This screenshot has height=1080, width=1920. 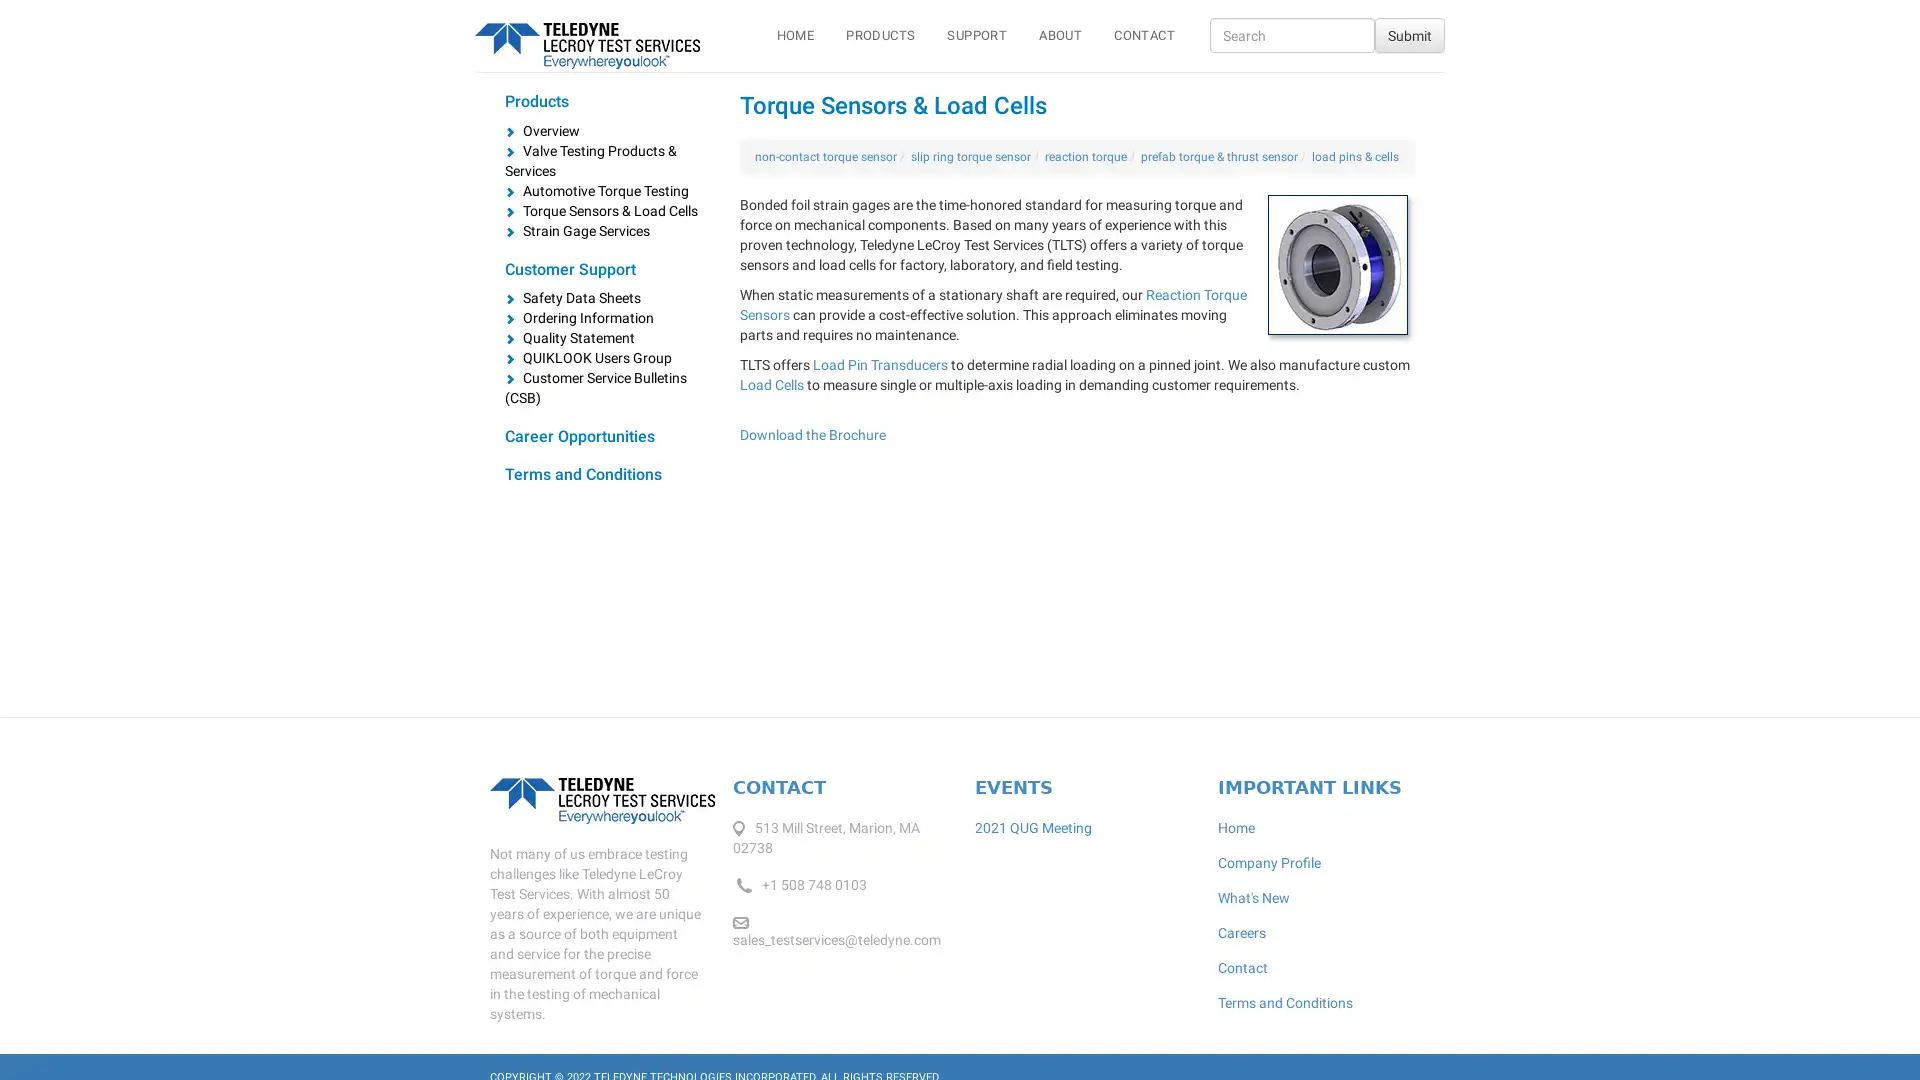 What do you see at coordinates (1409, 35) in the screenshot?
I see `Submit` at bounding box center [1409, 35].